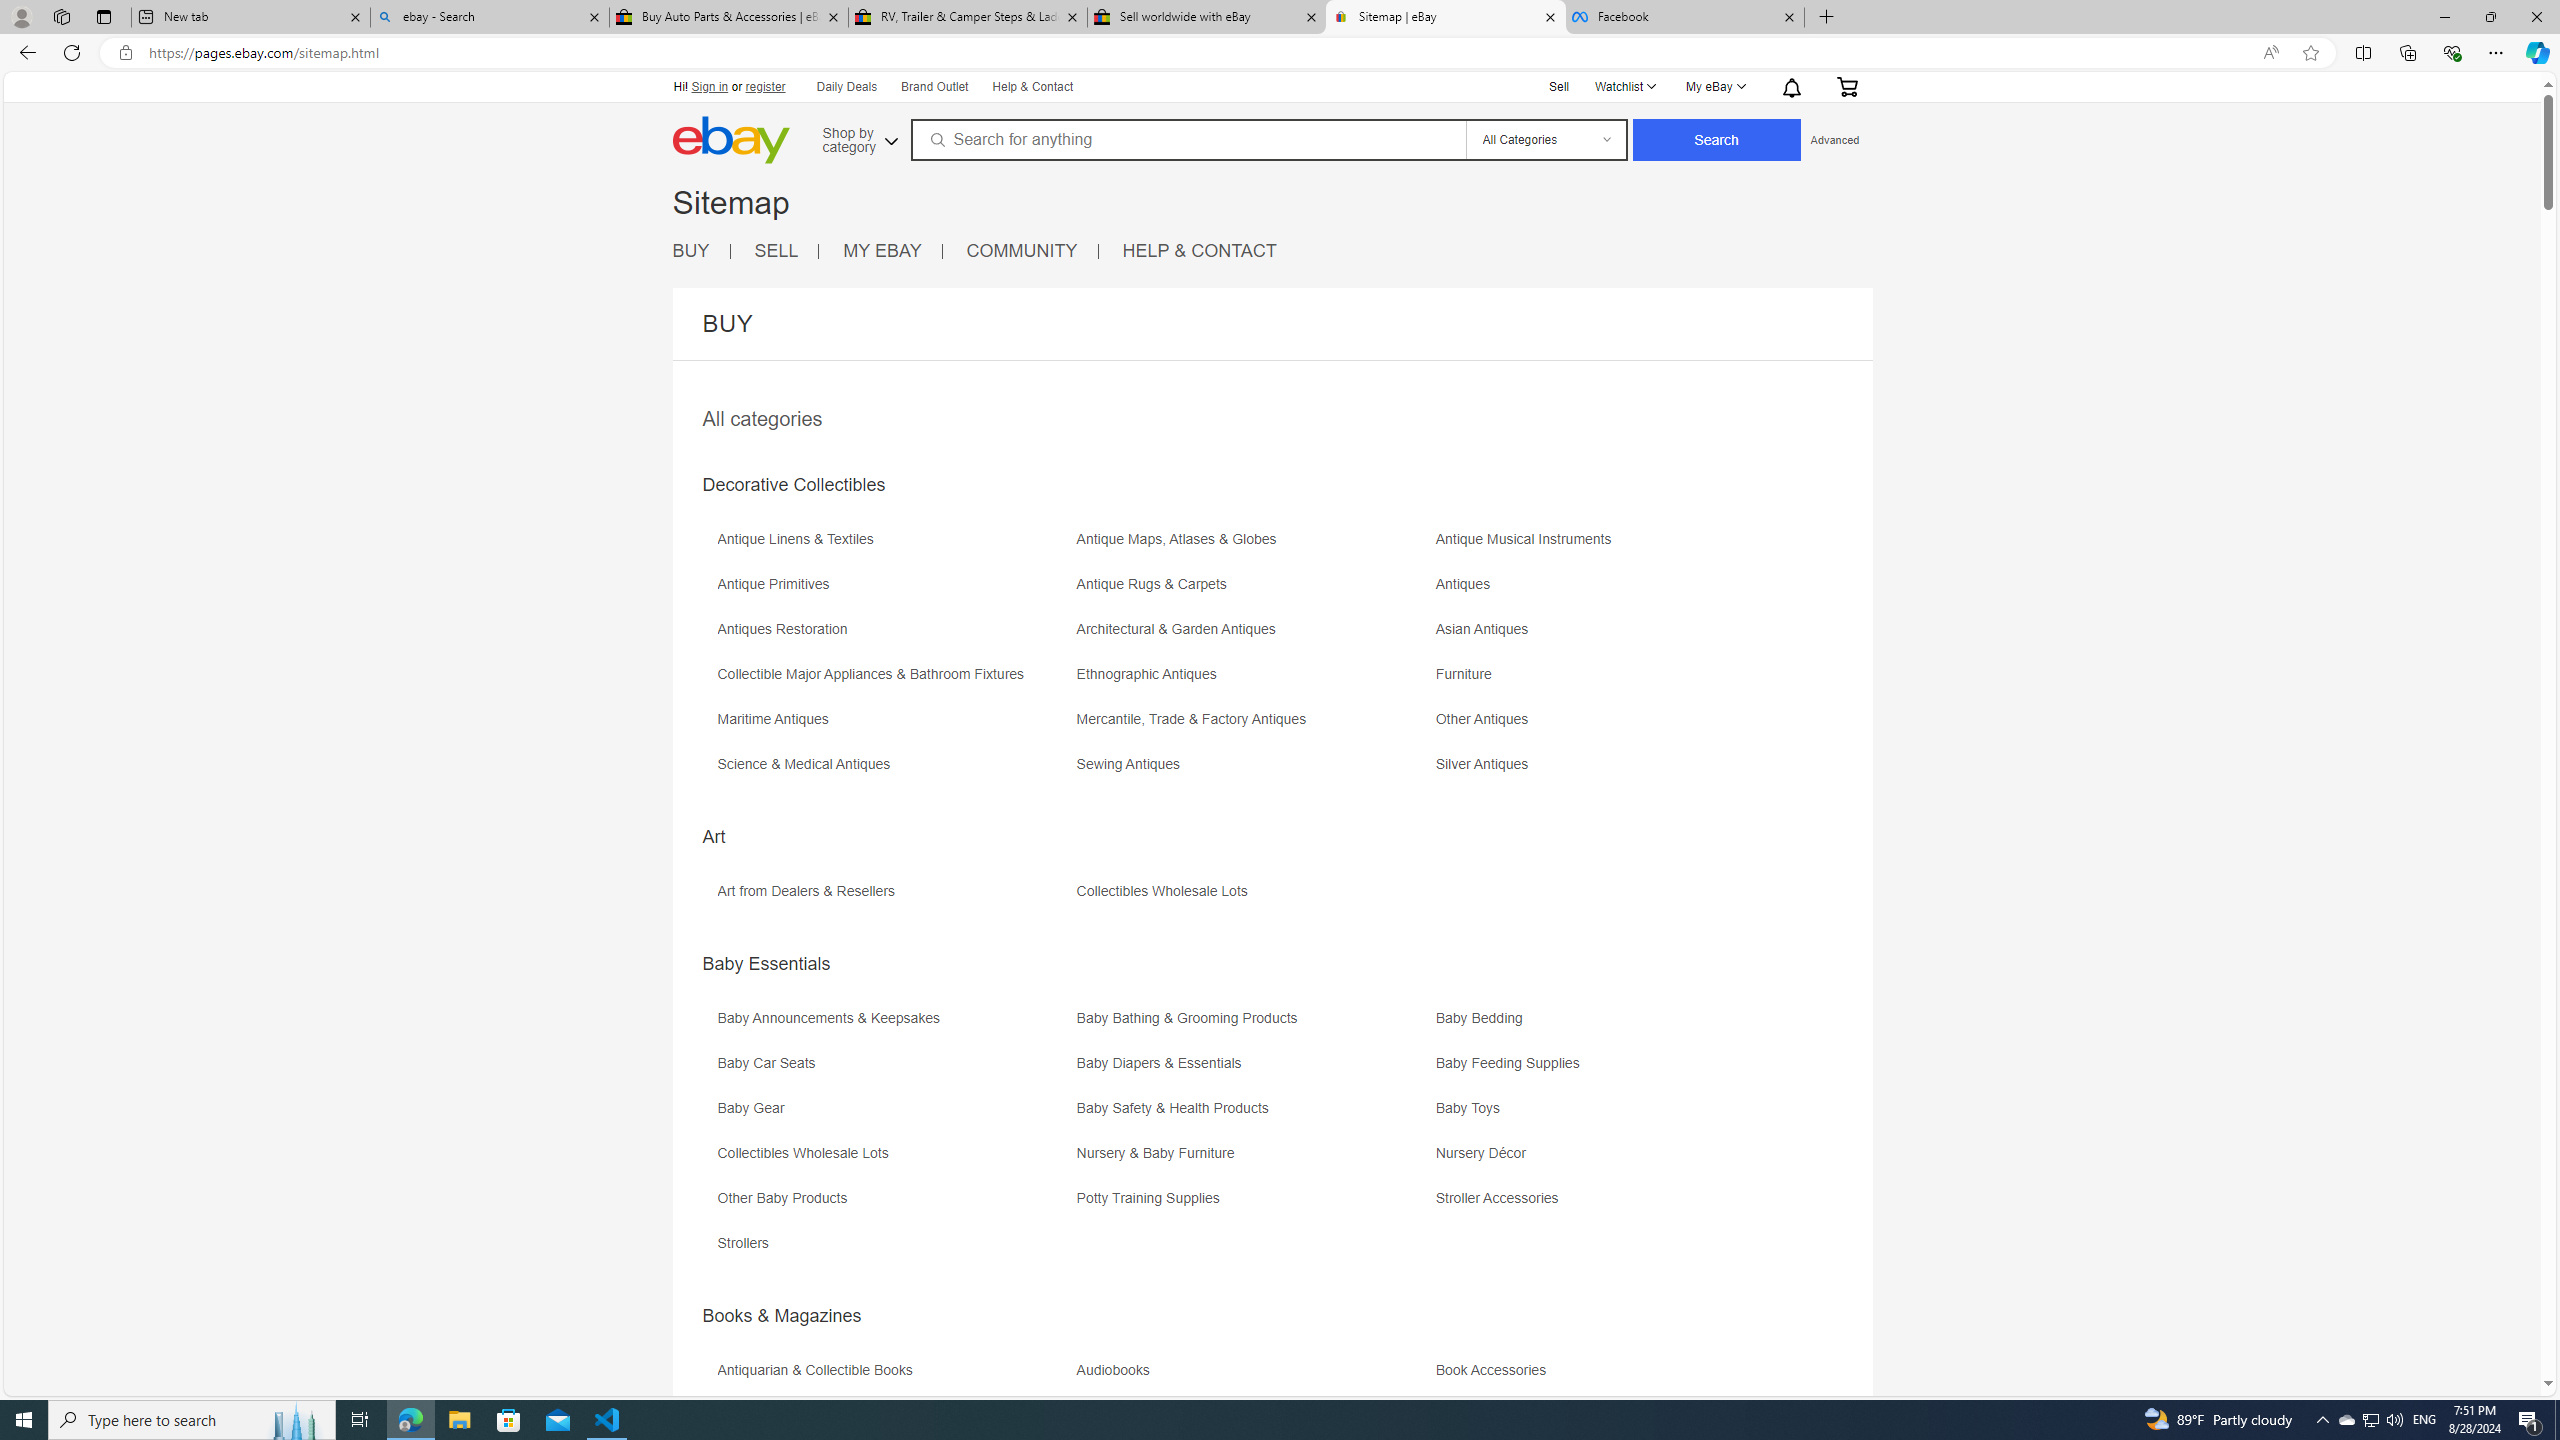 The width and height of the screenshot is (2560, 1440). I want to click on 'Help & Contact', so click(1031, 87).